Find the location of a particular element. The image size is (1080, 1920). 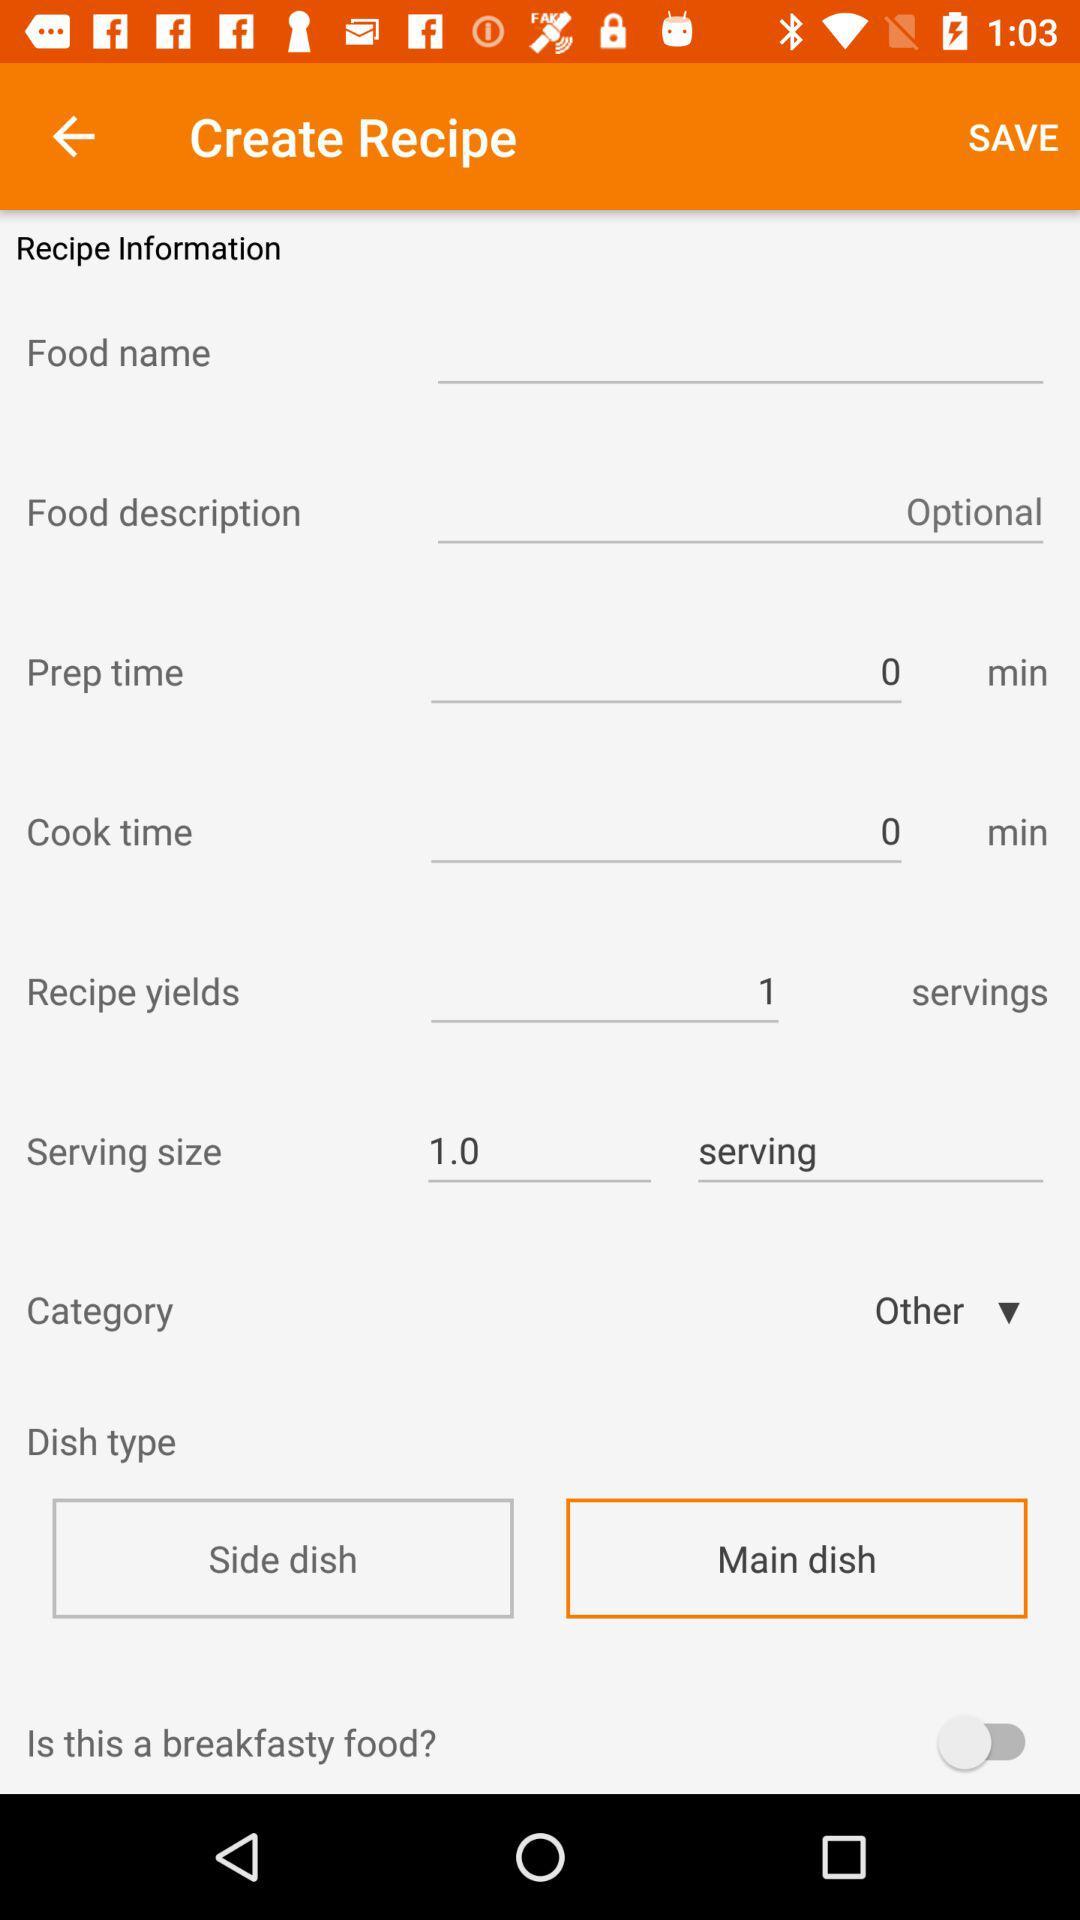

the serving size is located at coordinates (208, 1150).